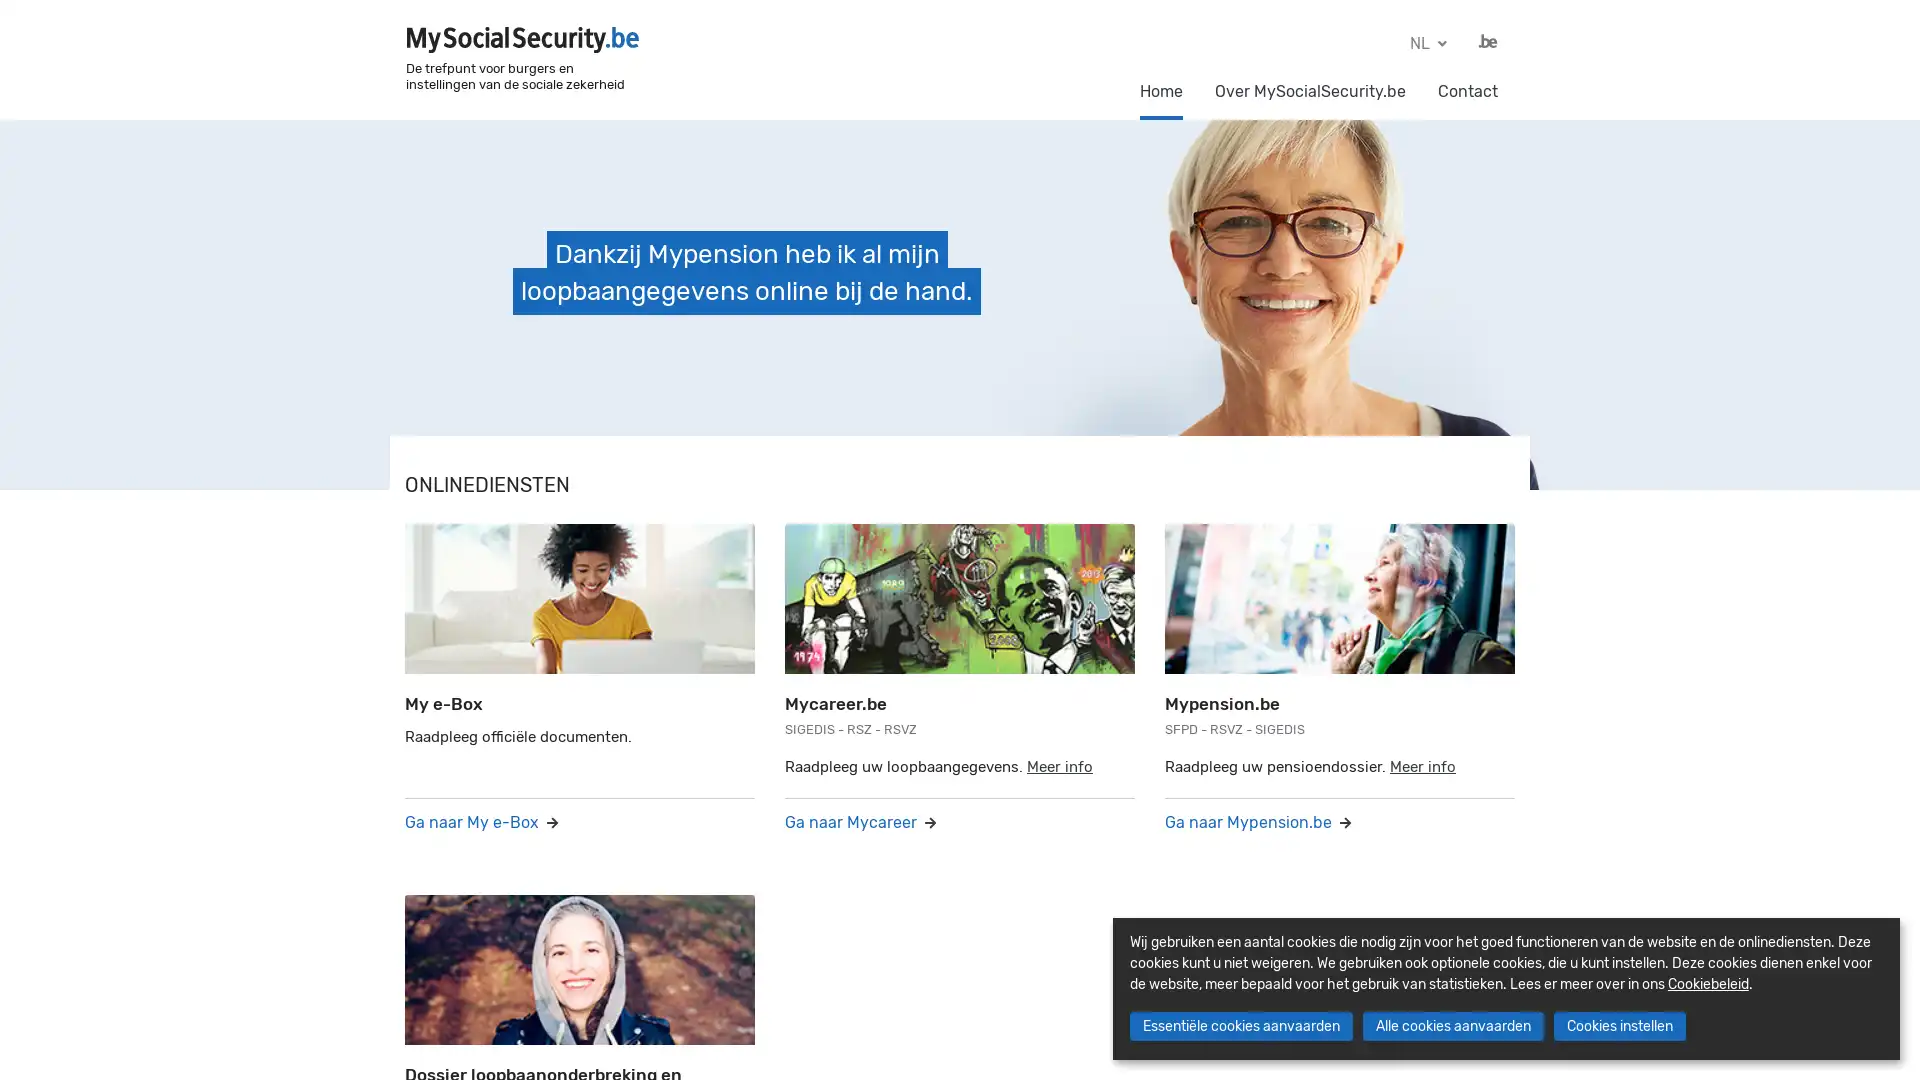 The width and height of the screenshot is (1920, 1080). What do you see at coordinates (1239, 1026) in the screenshot?
I see `Essentiele cookies aanvaarden` at bounding box center [1239, 1026].